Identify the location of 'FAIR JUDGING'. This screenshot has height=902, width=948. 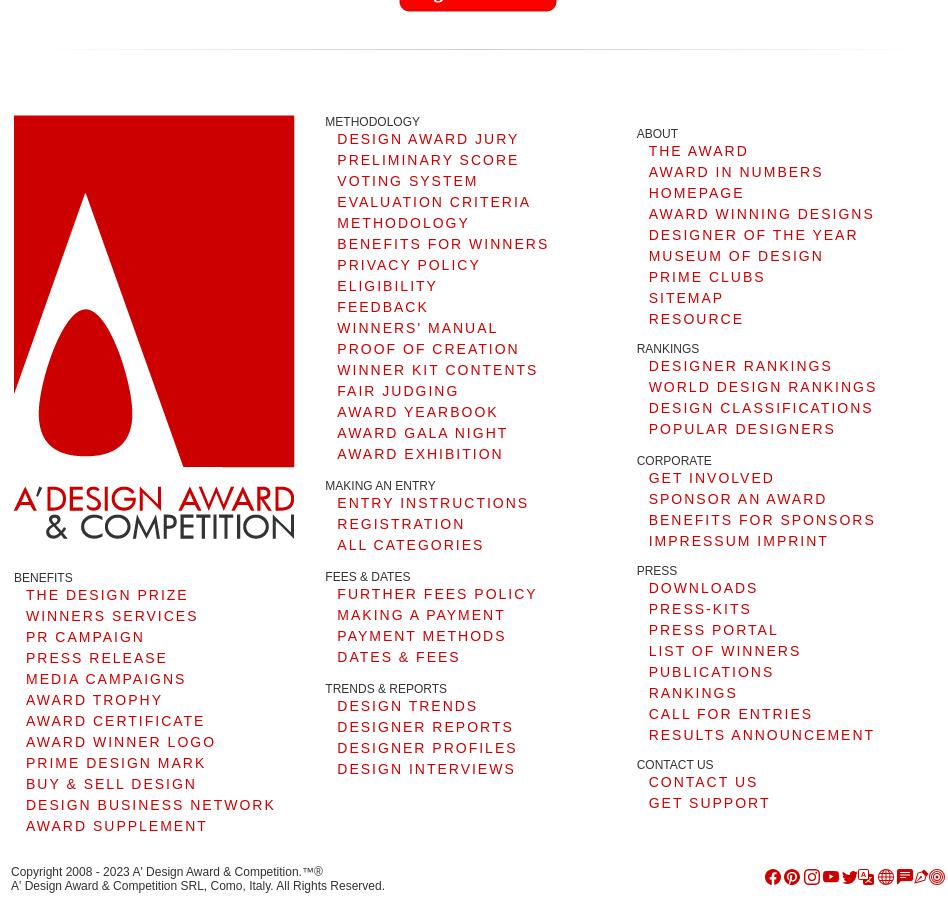
(337, 390).